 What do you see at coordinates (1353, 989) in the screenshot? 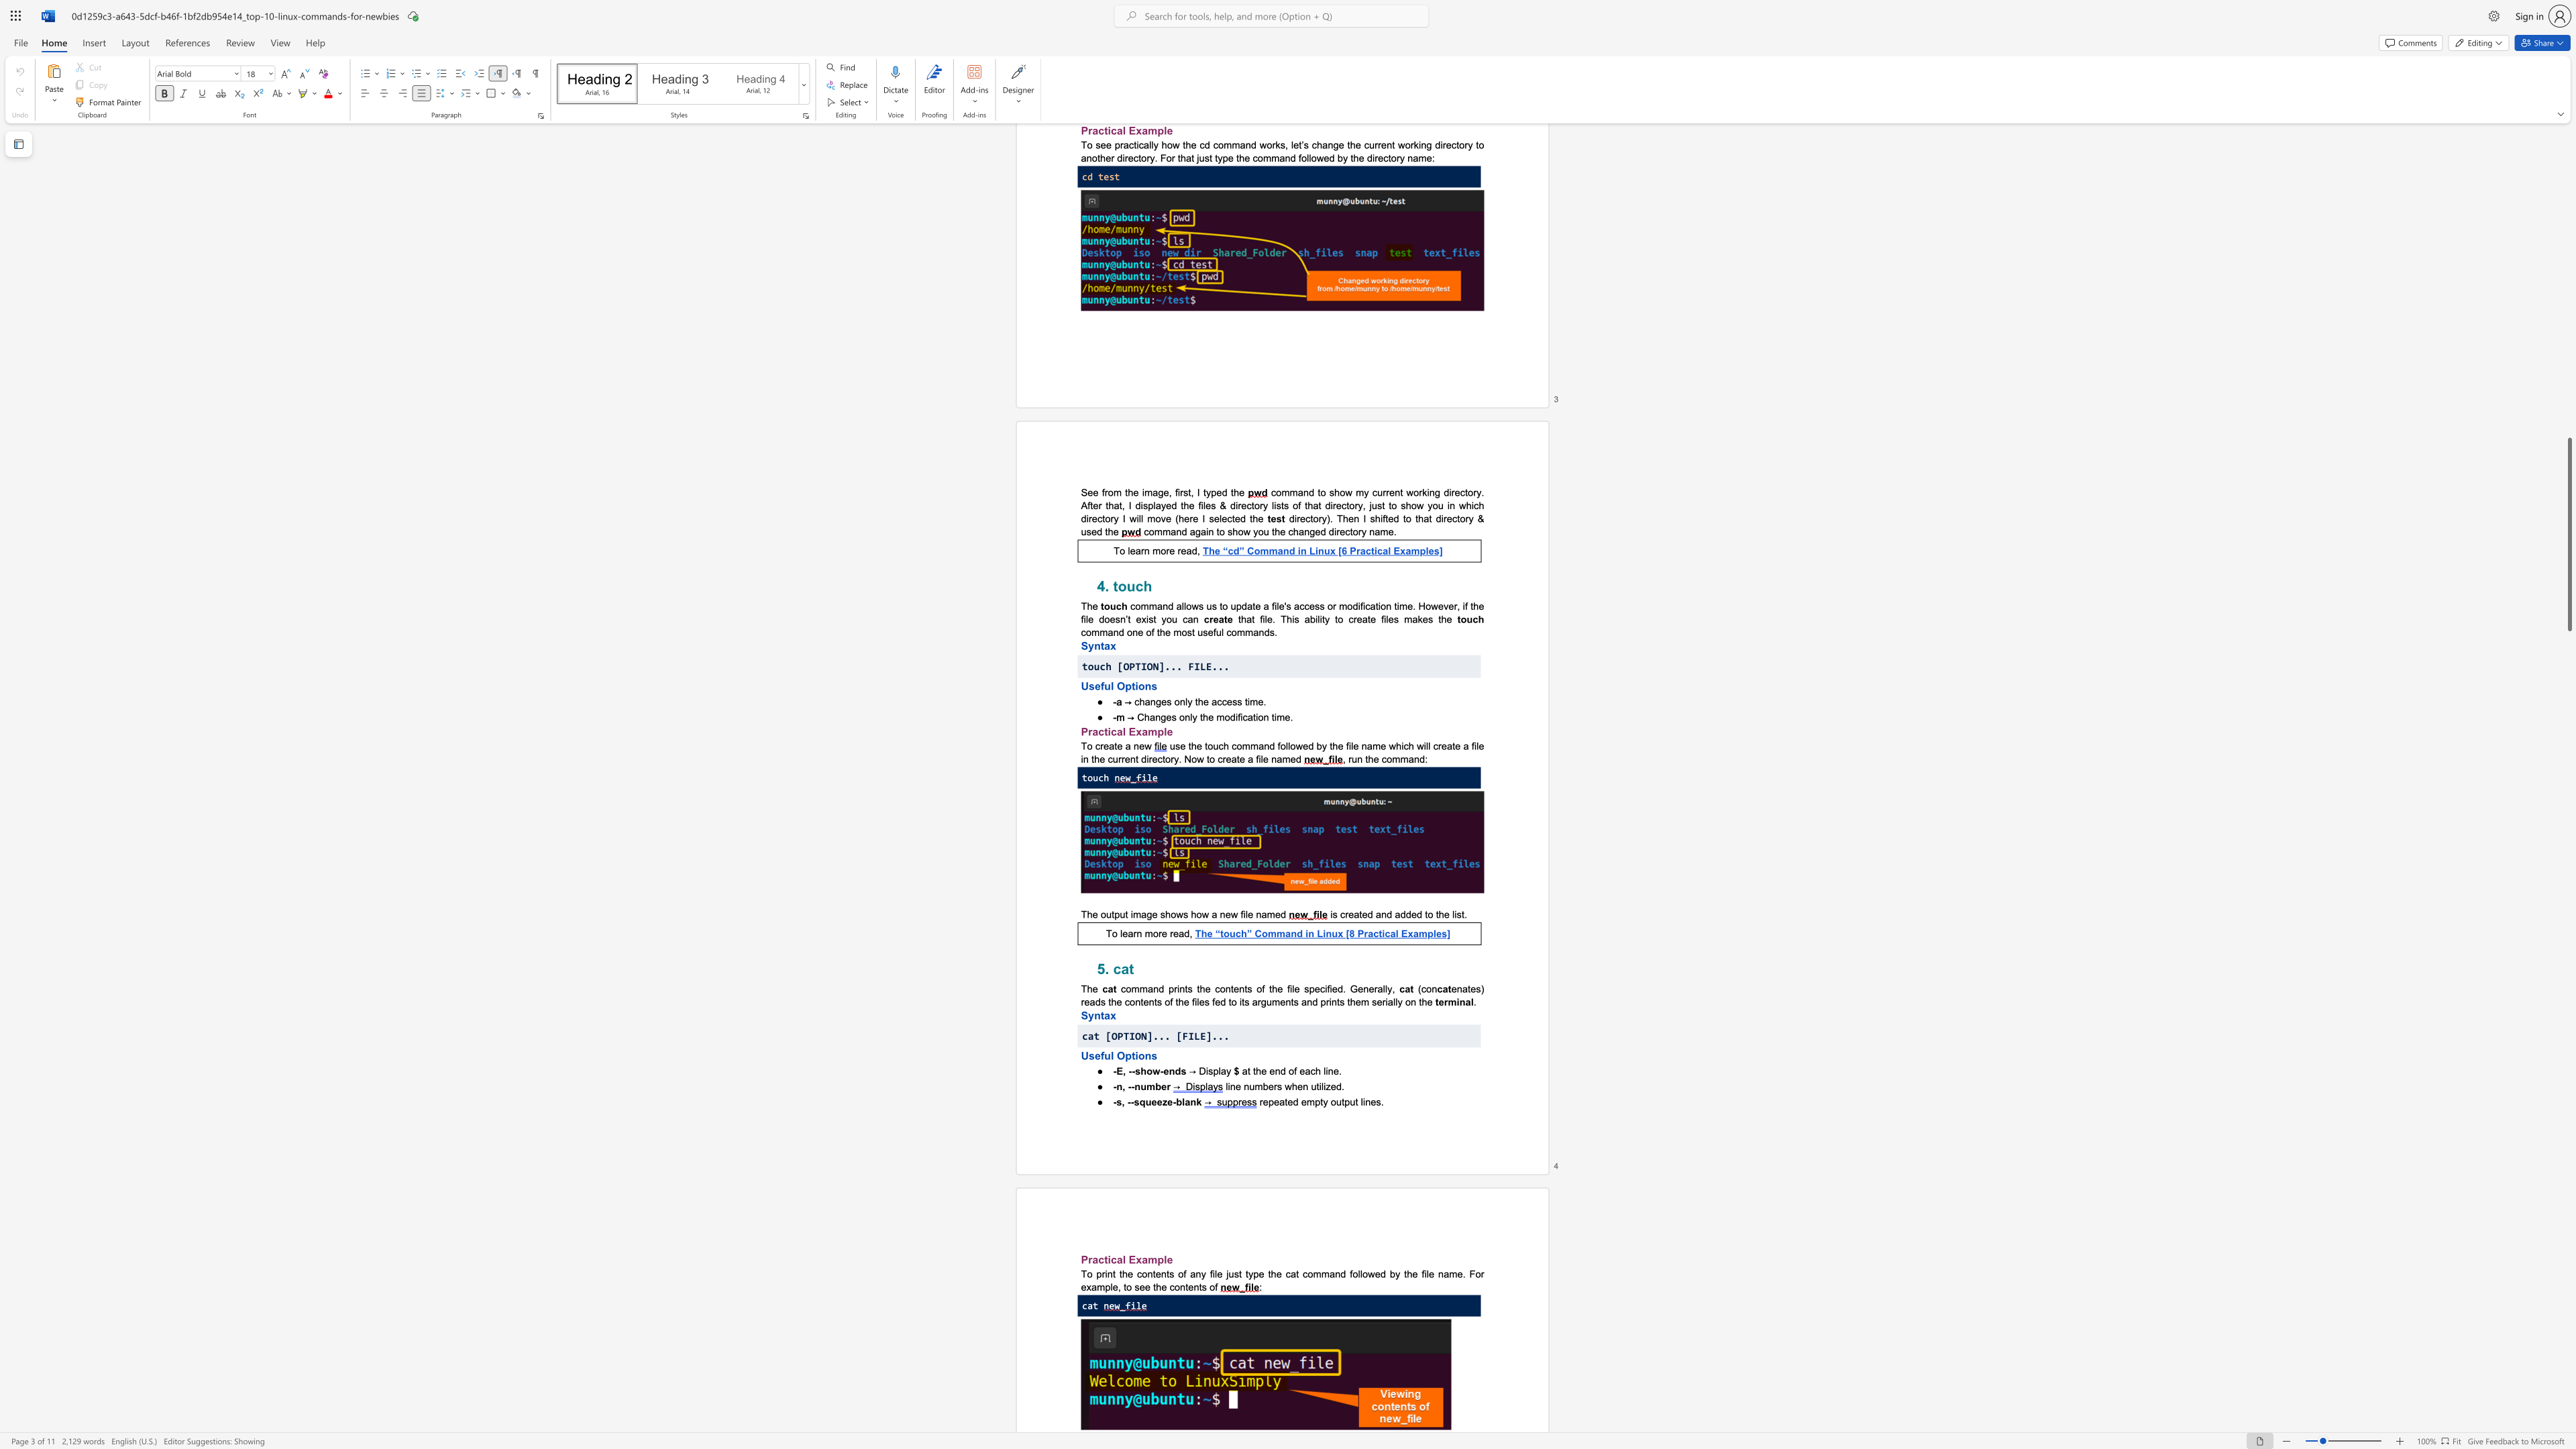
I see `the 1th character "G" in the text` at bounding box center [1353, 989].